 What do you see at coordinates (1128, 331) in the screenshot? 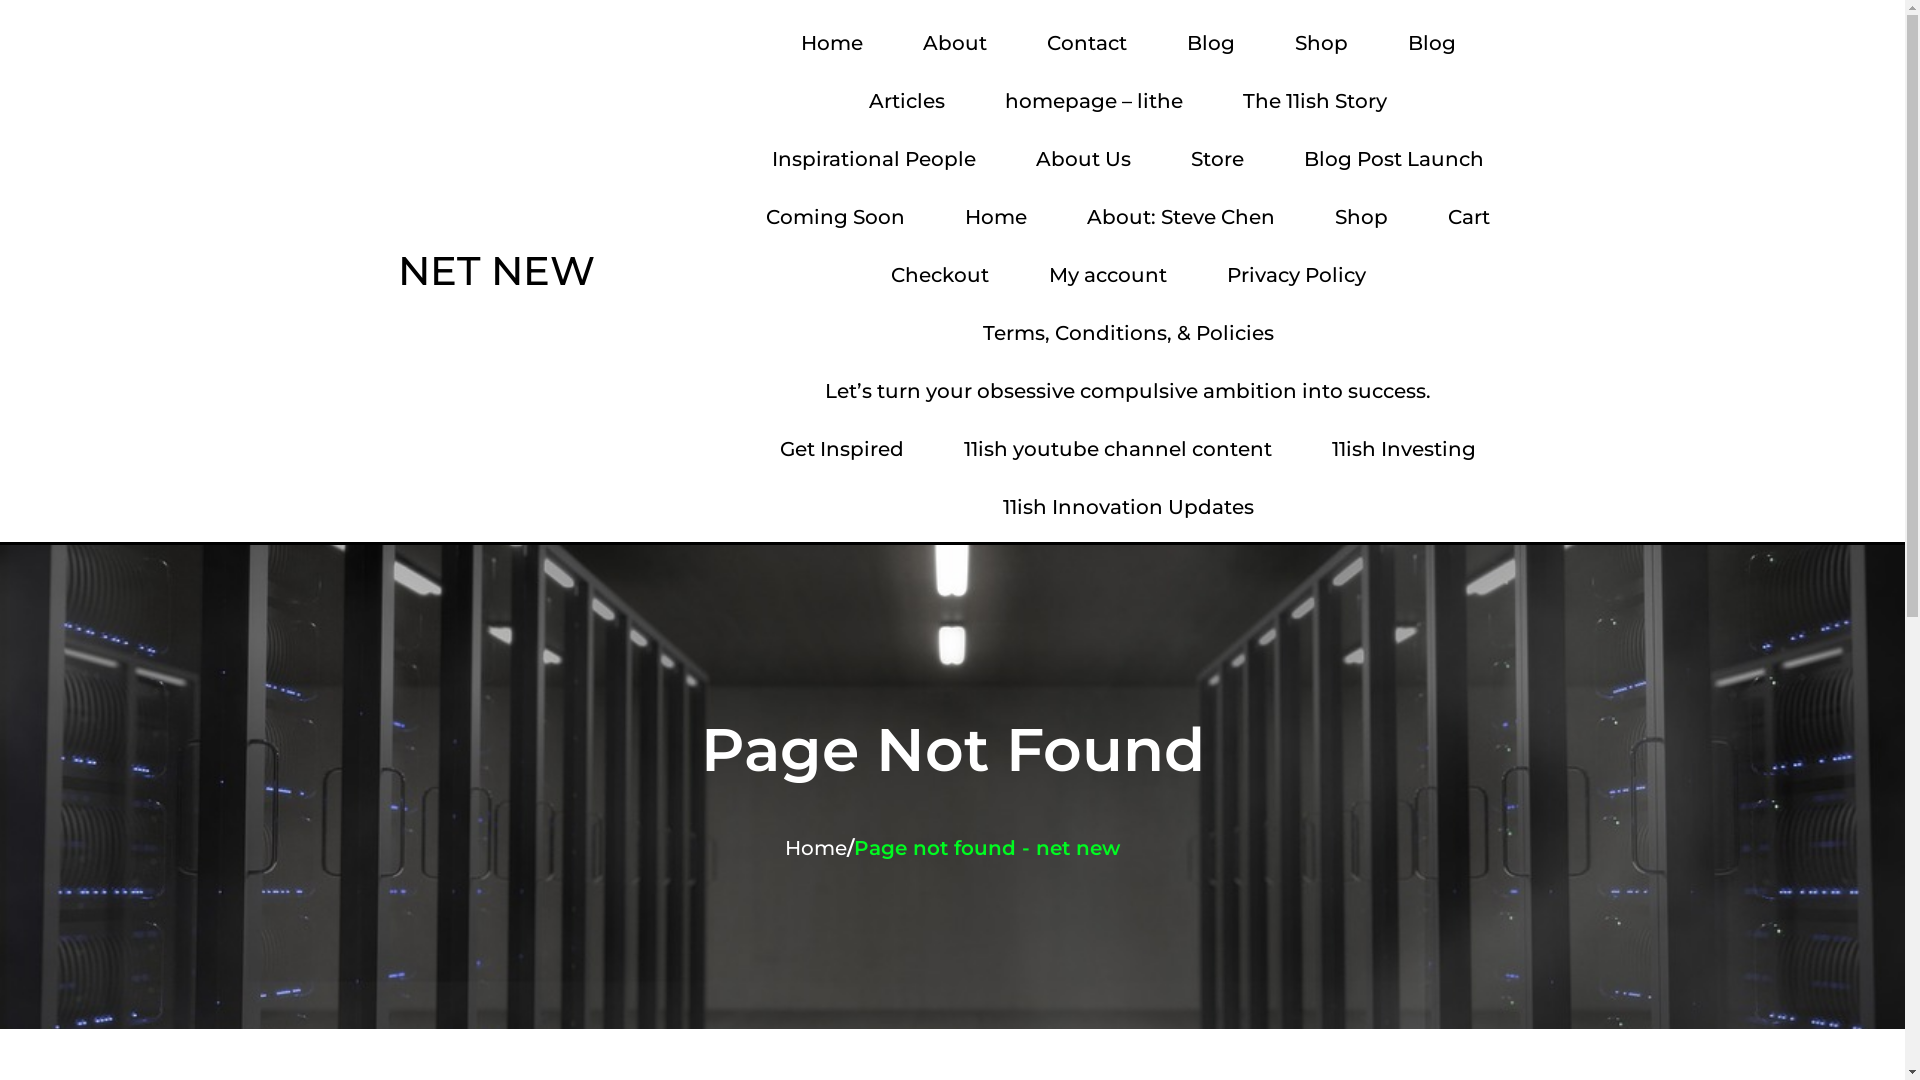
I see `'Terms, Conditions, & Policies'` at bounding box center [1128, 331].